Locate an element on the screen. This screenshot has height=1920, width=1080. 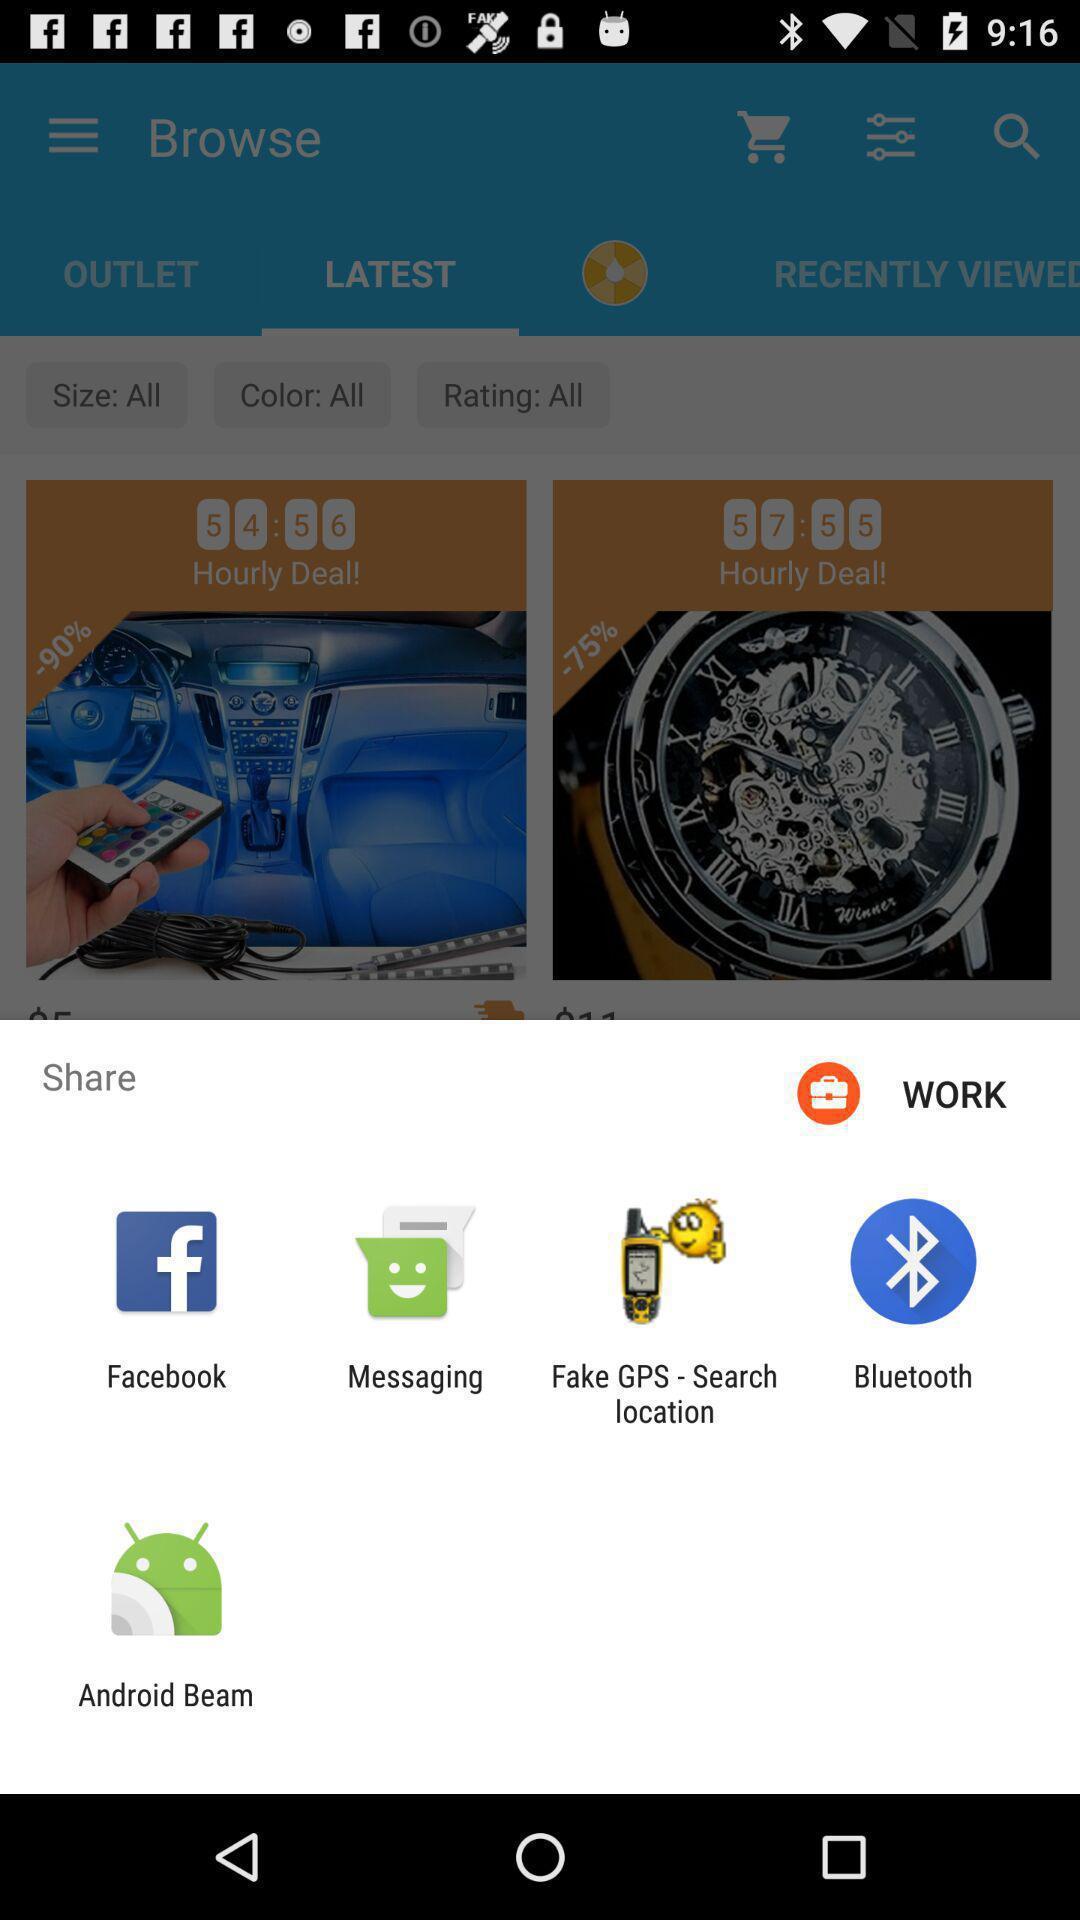
icon next to messaging item is located at coordinates (664, 1392).